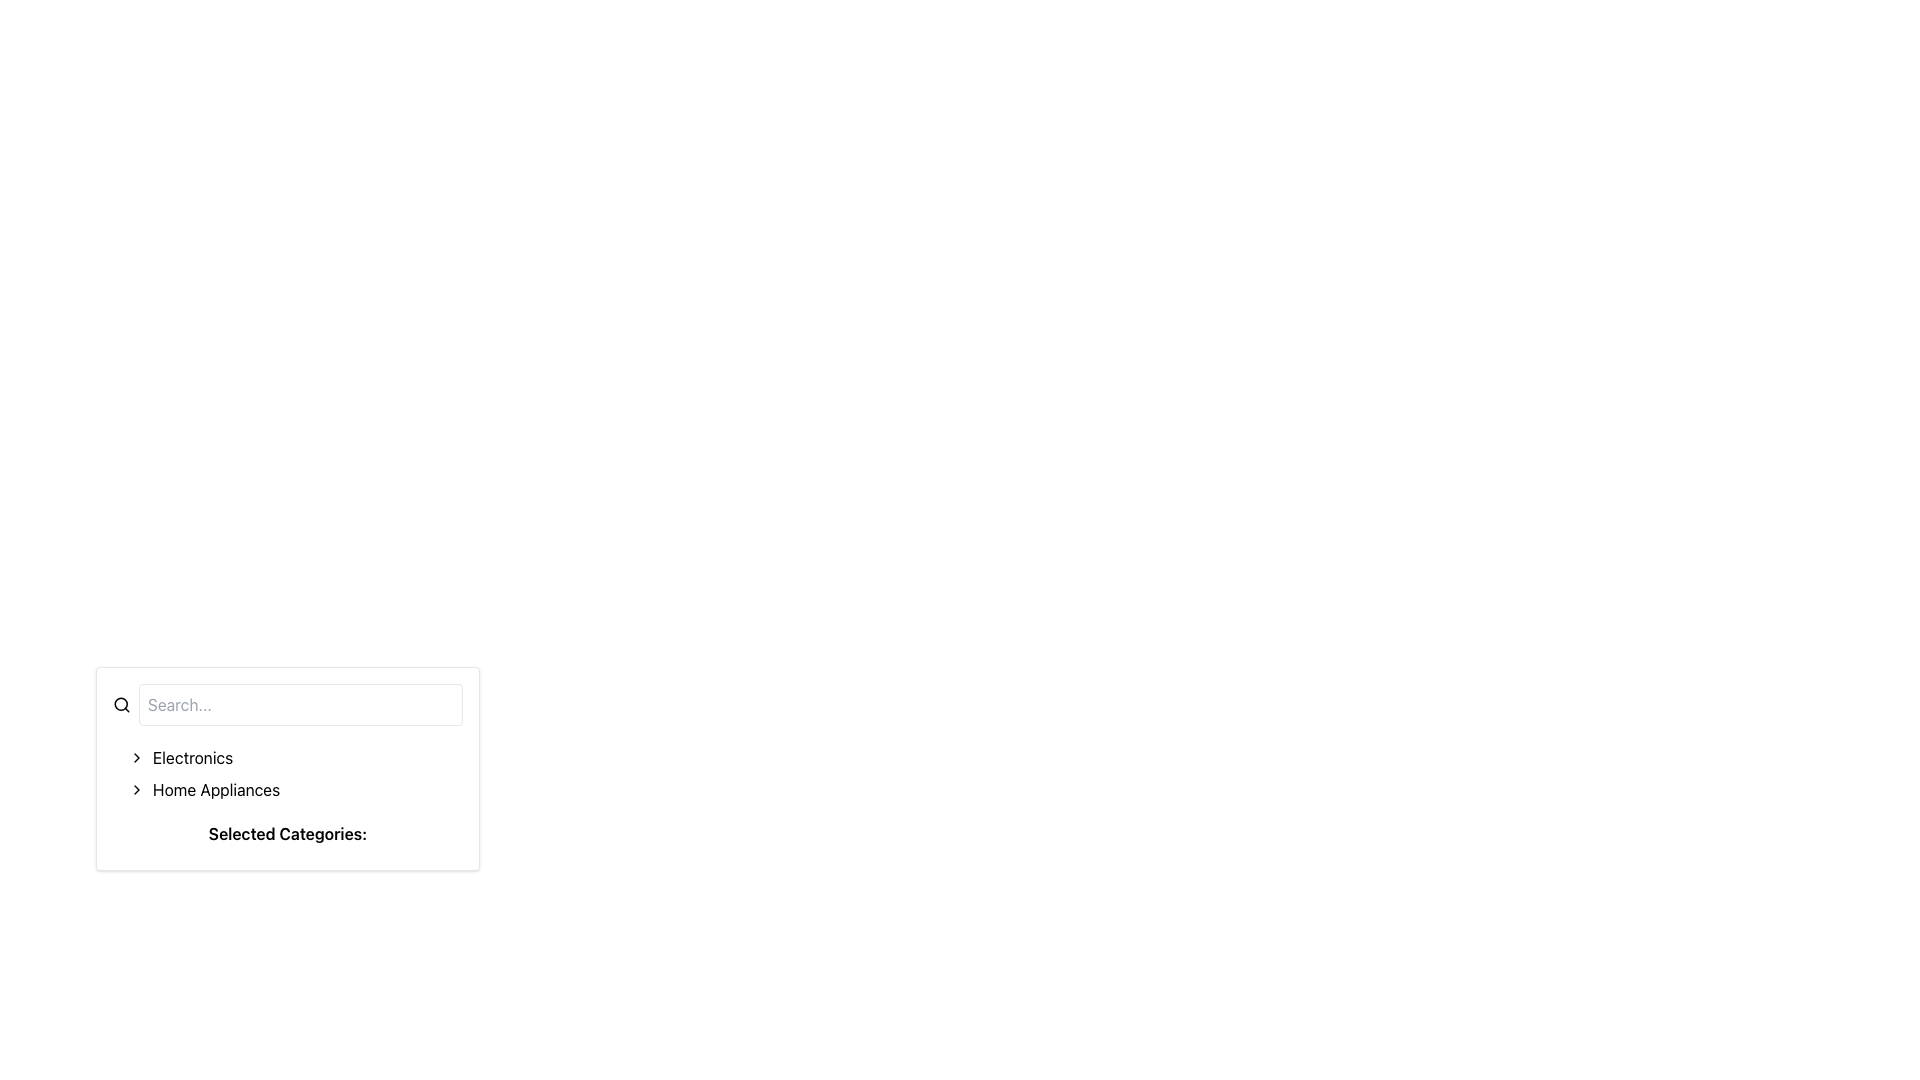  What do you see at coordinates (193, 758) in the screenshot?
I see `the 'Electronics' category text label` at bounding box center [193, 758].